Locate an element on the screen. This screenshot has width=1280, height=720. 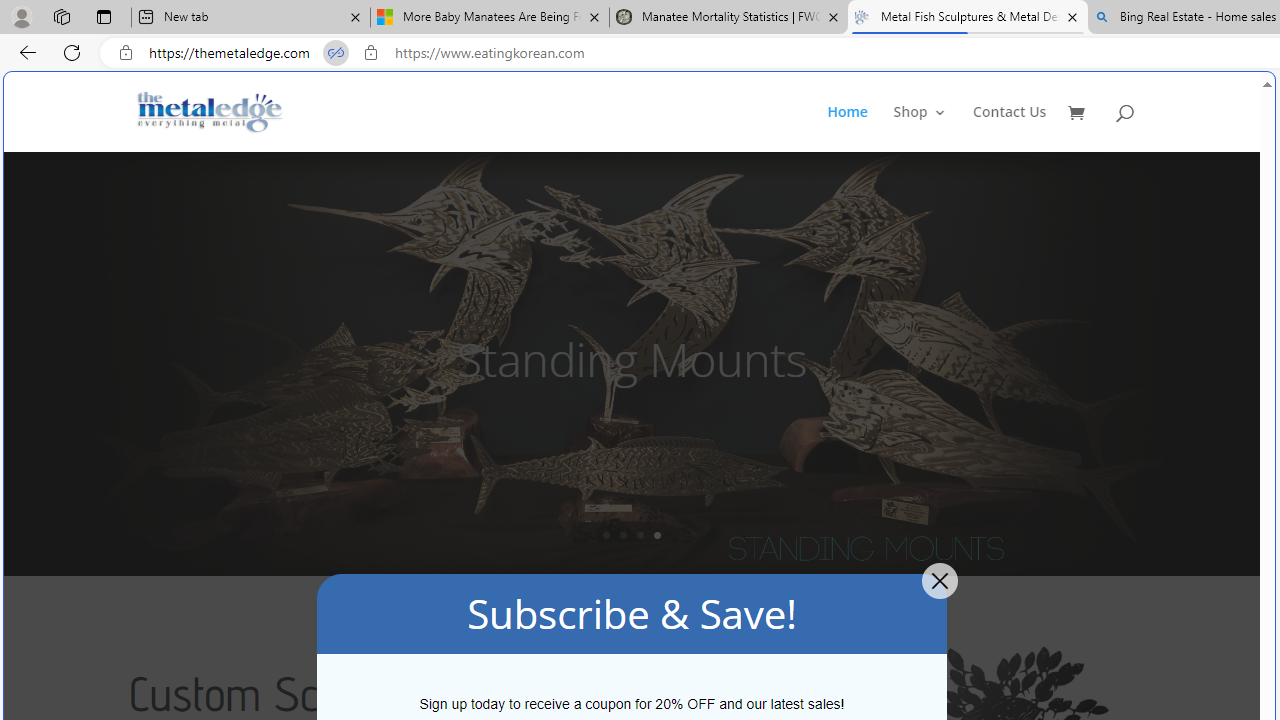
'Contact Us' is located at coordinates (1009, 128).